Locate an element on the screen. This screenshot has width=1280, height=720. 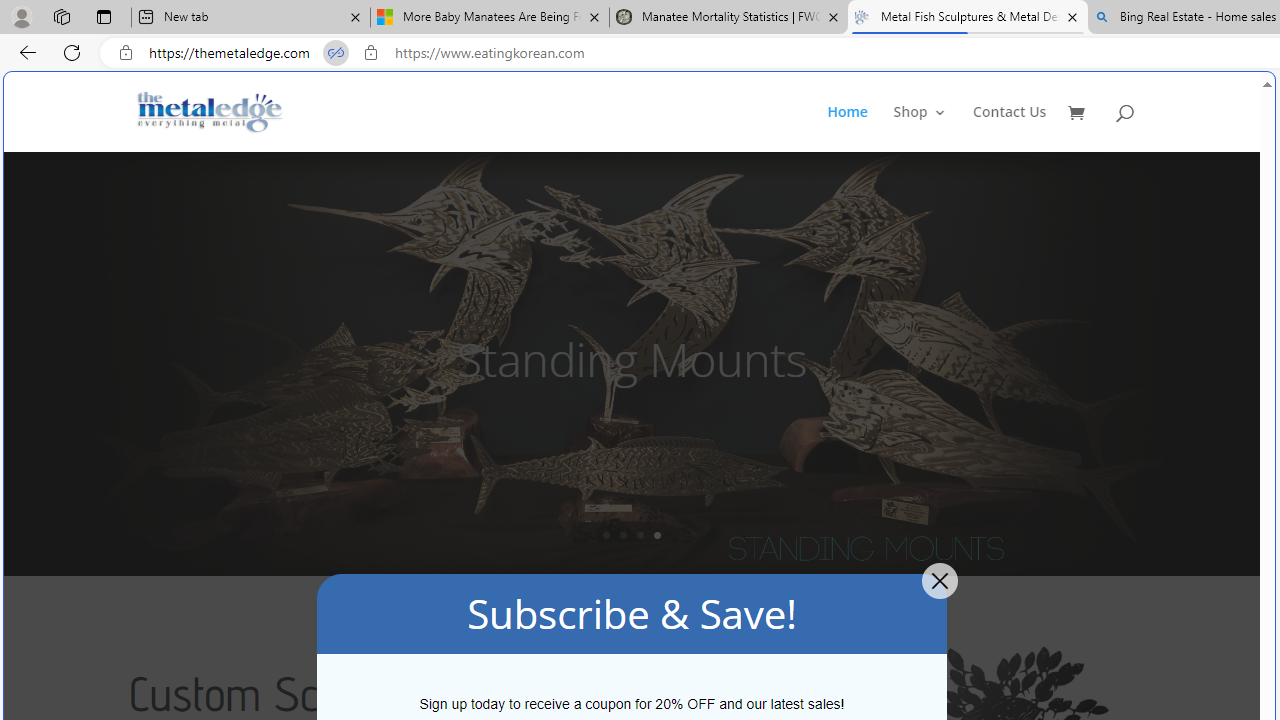
'Contact Us' is located at coordinates (1009, 128).